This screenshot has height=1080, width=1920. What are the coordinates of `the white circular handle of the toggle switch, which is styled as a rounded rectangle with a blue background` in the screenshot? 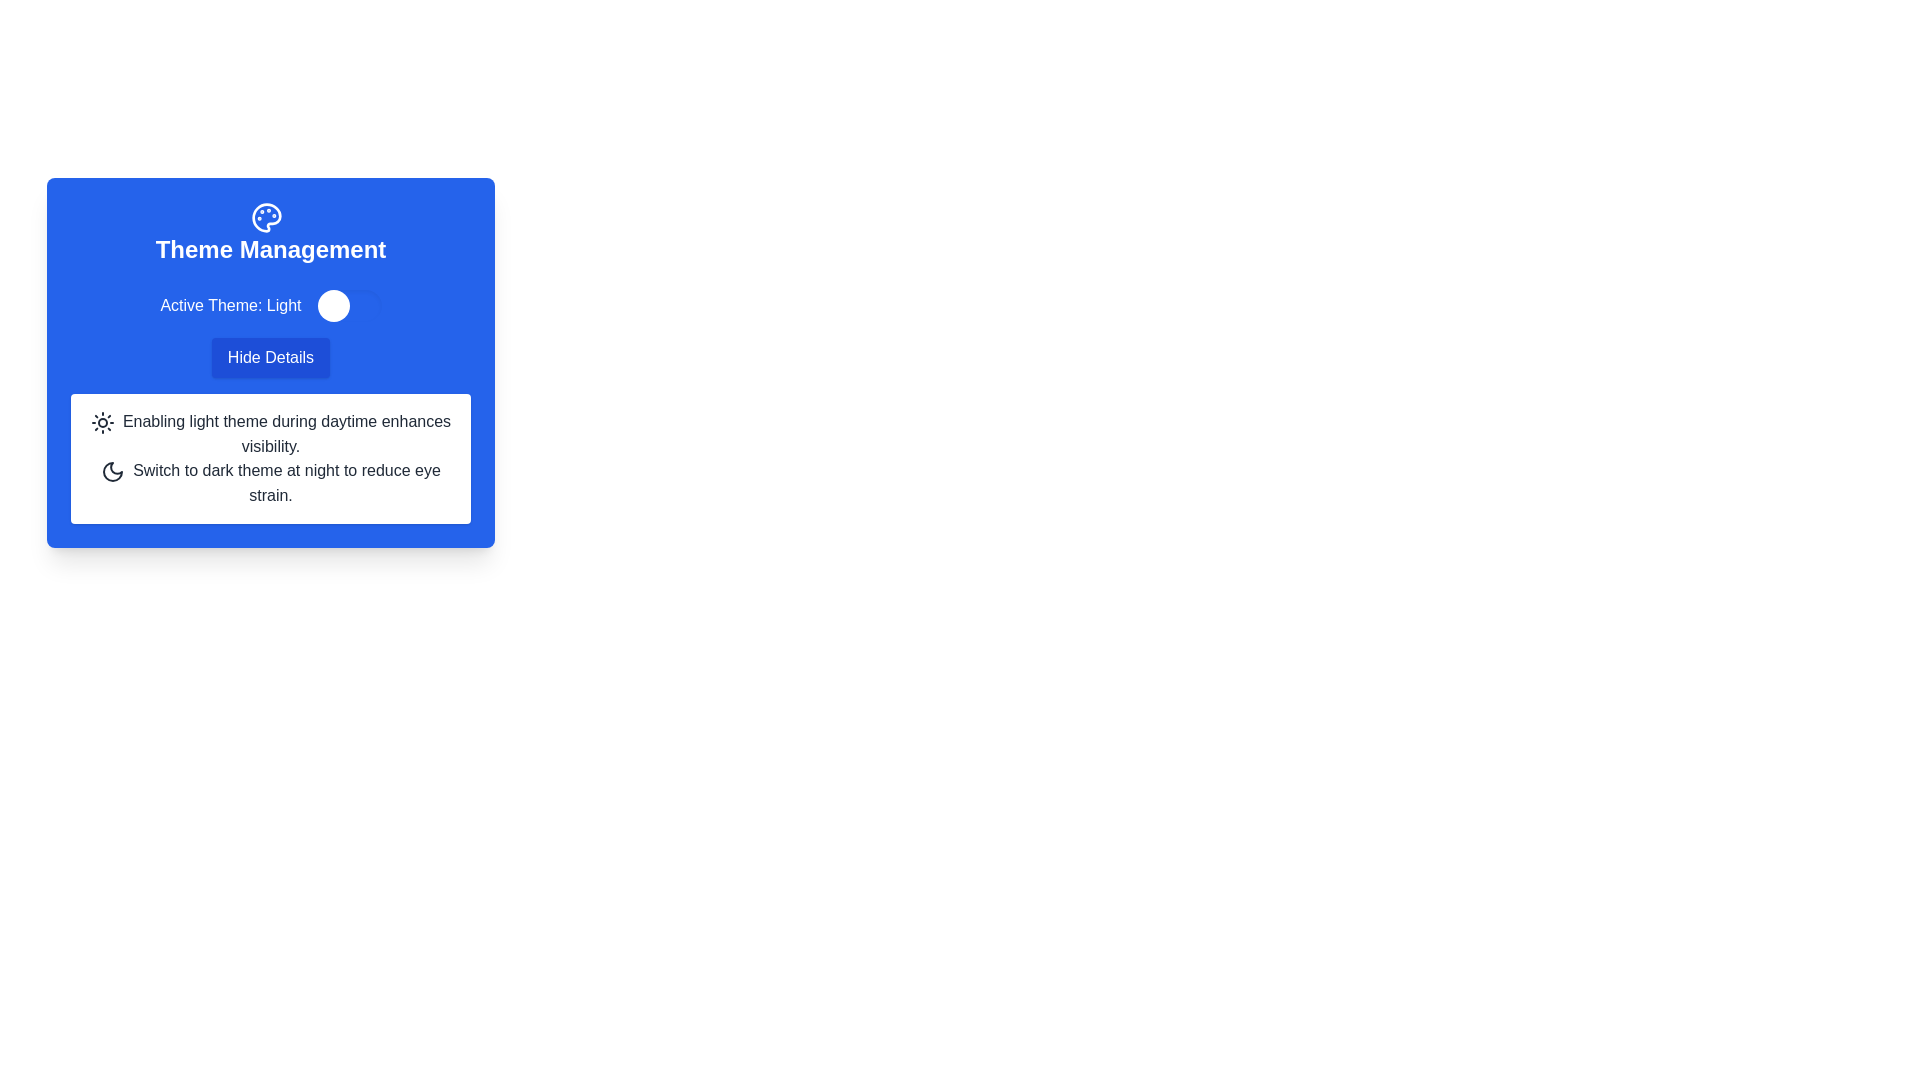 It's located at (349, 305).